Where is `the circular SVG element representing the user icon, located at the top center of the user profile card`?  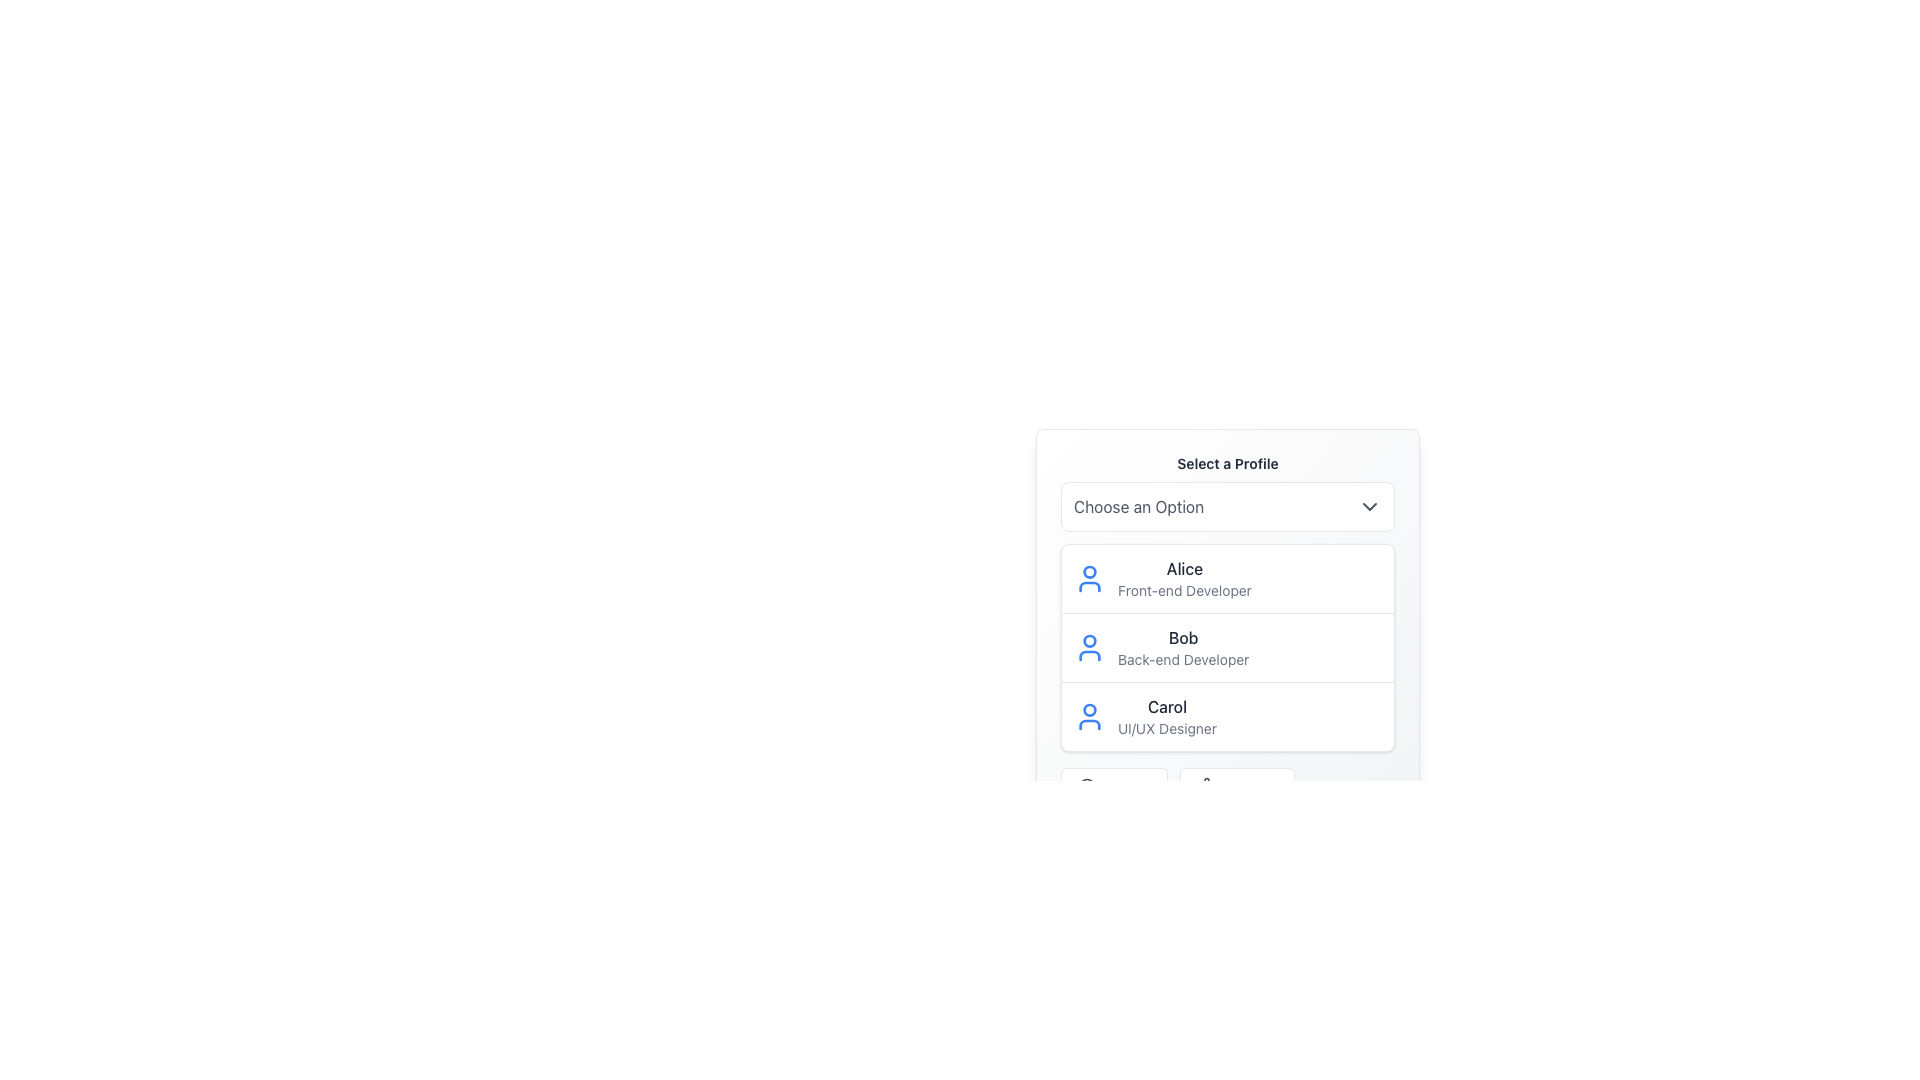
the circular SVG element representing the user icon, located at the top center of the user profile card is located at coordinates (1088, 571).